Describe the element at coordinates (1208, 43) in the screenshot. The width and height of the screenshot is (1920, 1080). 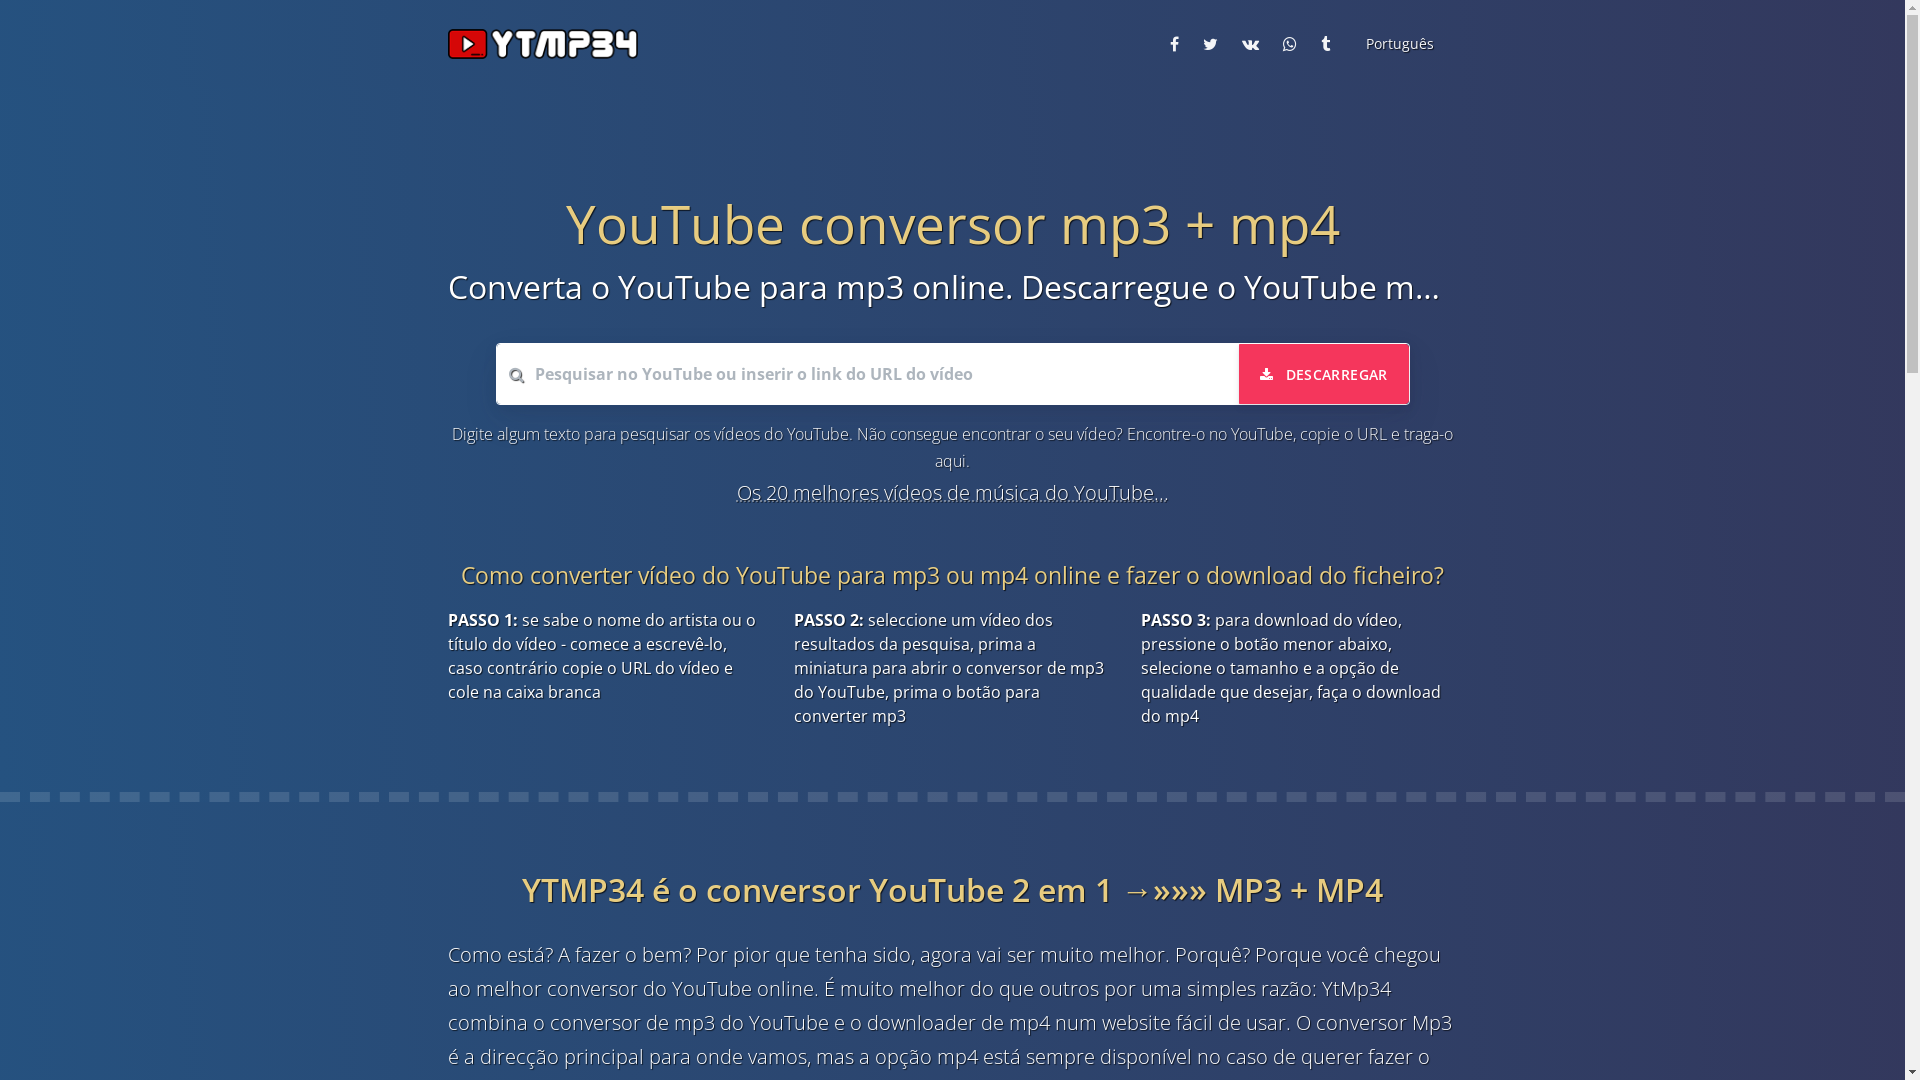
I see `'Compartilhar em Twitter'` at that location.